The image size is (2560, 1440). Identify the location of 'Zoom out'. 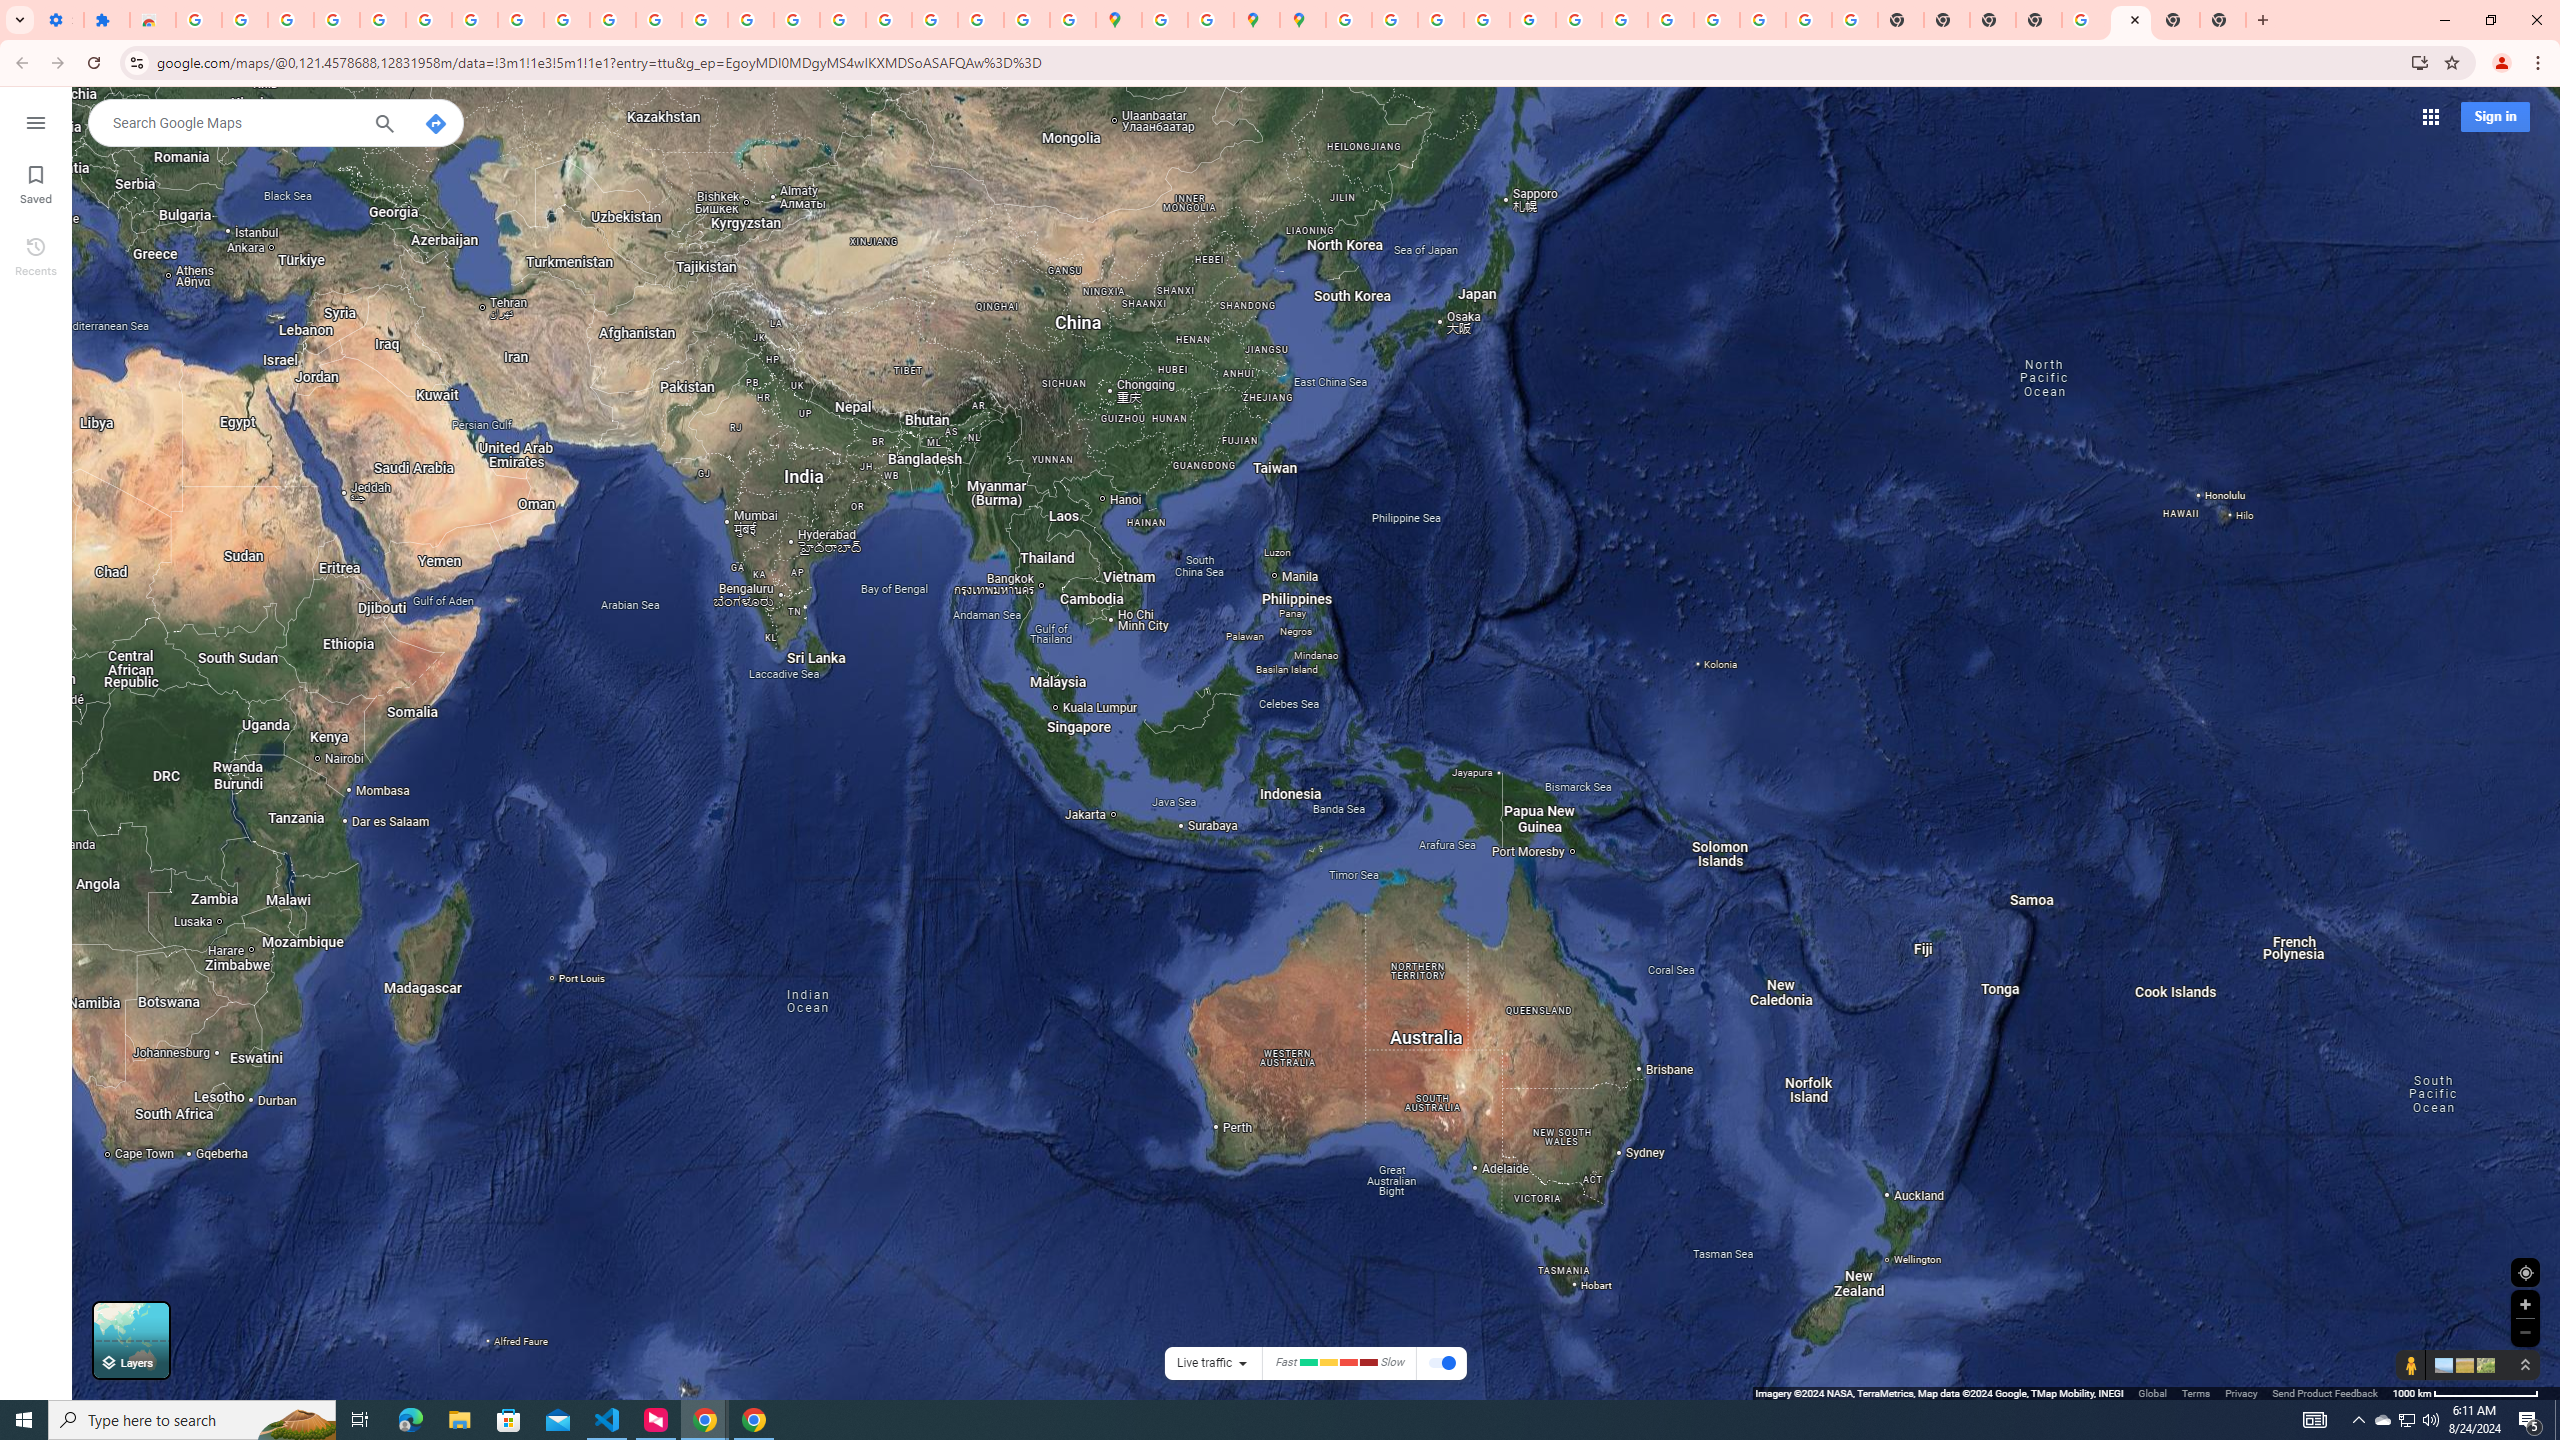
(2524, 1332).